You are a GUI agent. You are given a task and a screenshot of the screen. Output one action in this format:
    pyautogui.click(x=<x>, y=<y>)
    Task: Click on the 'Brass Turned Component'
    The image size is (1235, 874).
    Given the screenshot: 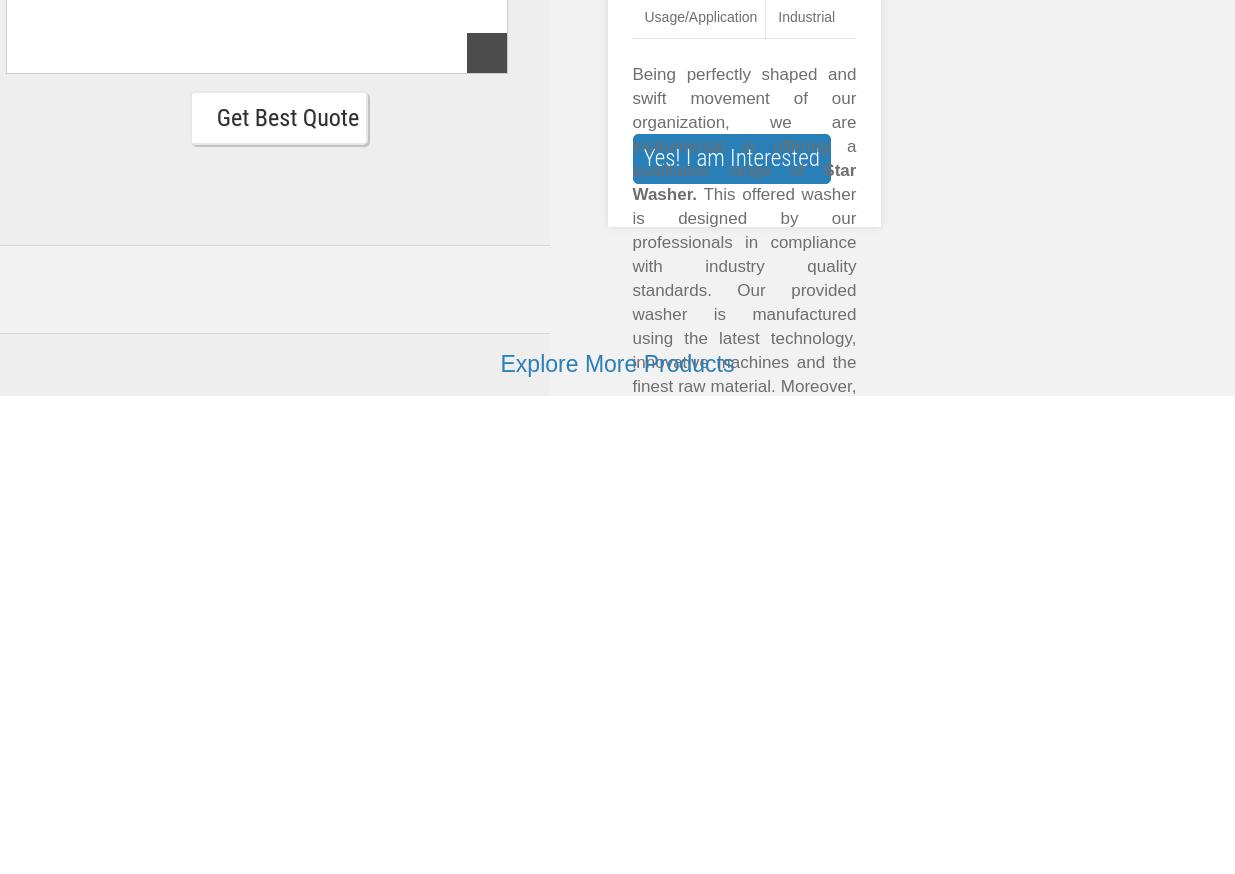 What is the action you would take?
    pyautogui.click(x=478, y=750)
    